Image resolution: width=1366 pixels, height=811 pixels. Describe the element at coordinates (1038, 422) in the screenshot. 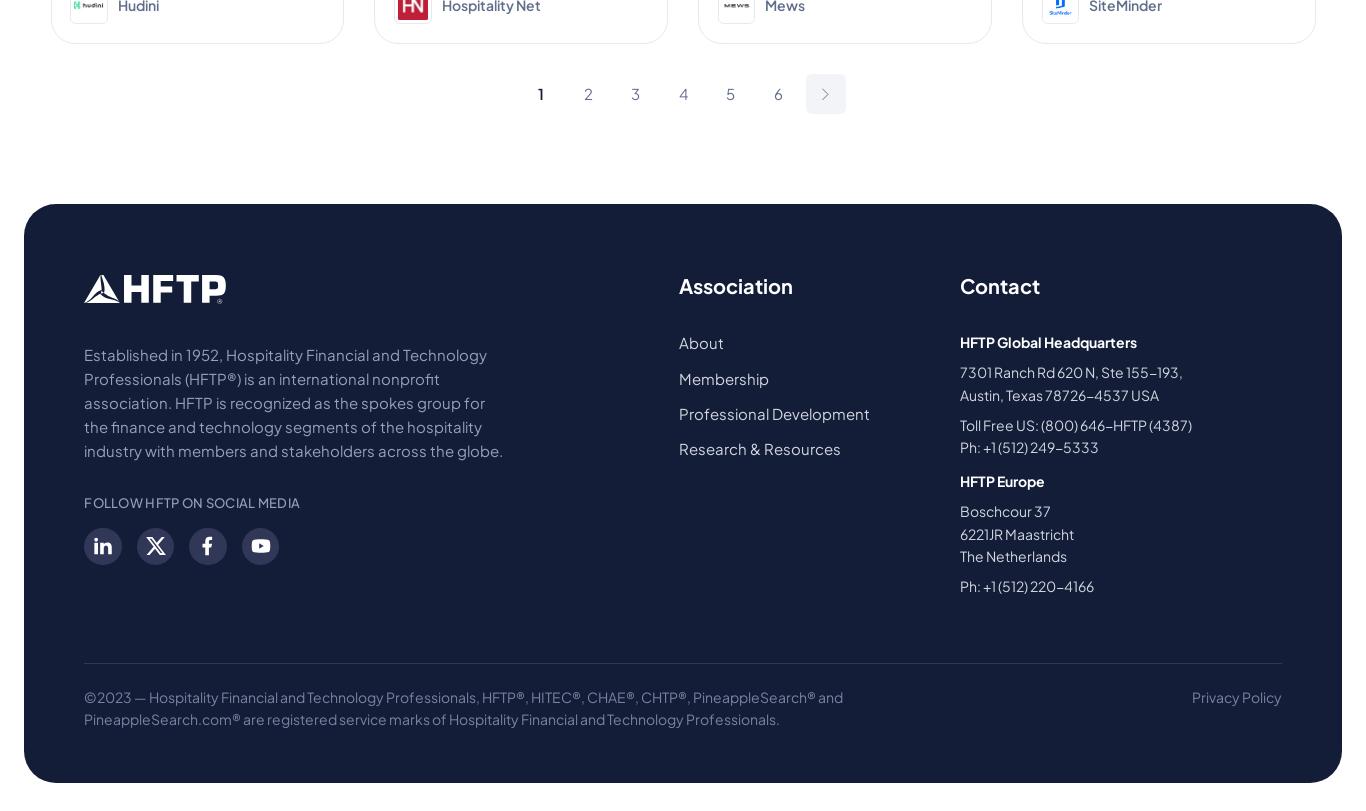

I see `'(800) 646-HFTP (4387)'` at that location.